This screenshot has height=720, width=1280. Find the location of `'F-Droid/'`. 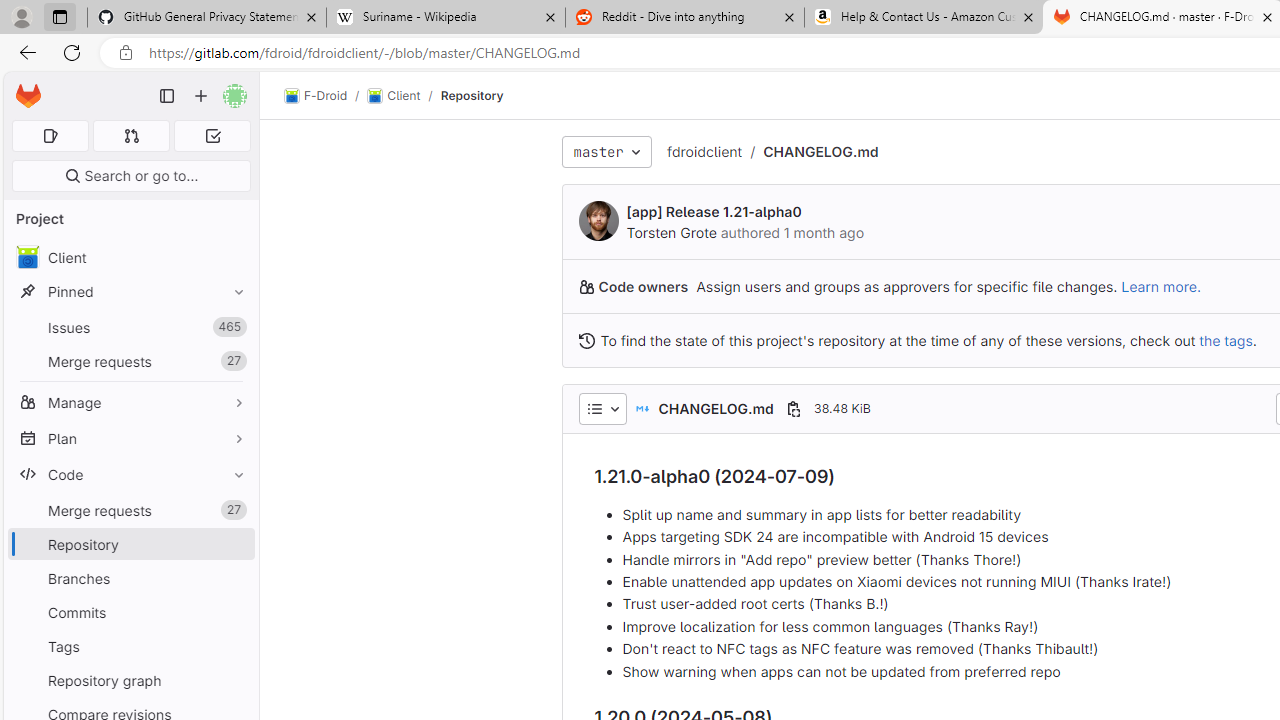

'F-Droid/' is located at coordinates (326, 96).